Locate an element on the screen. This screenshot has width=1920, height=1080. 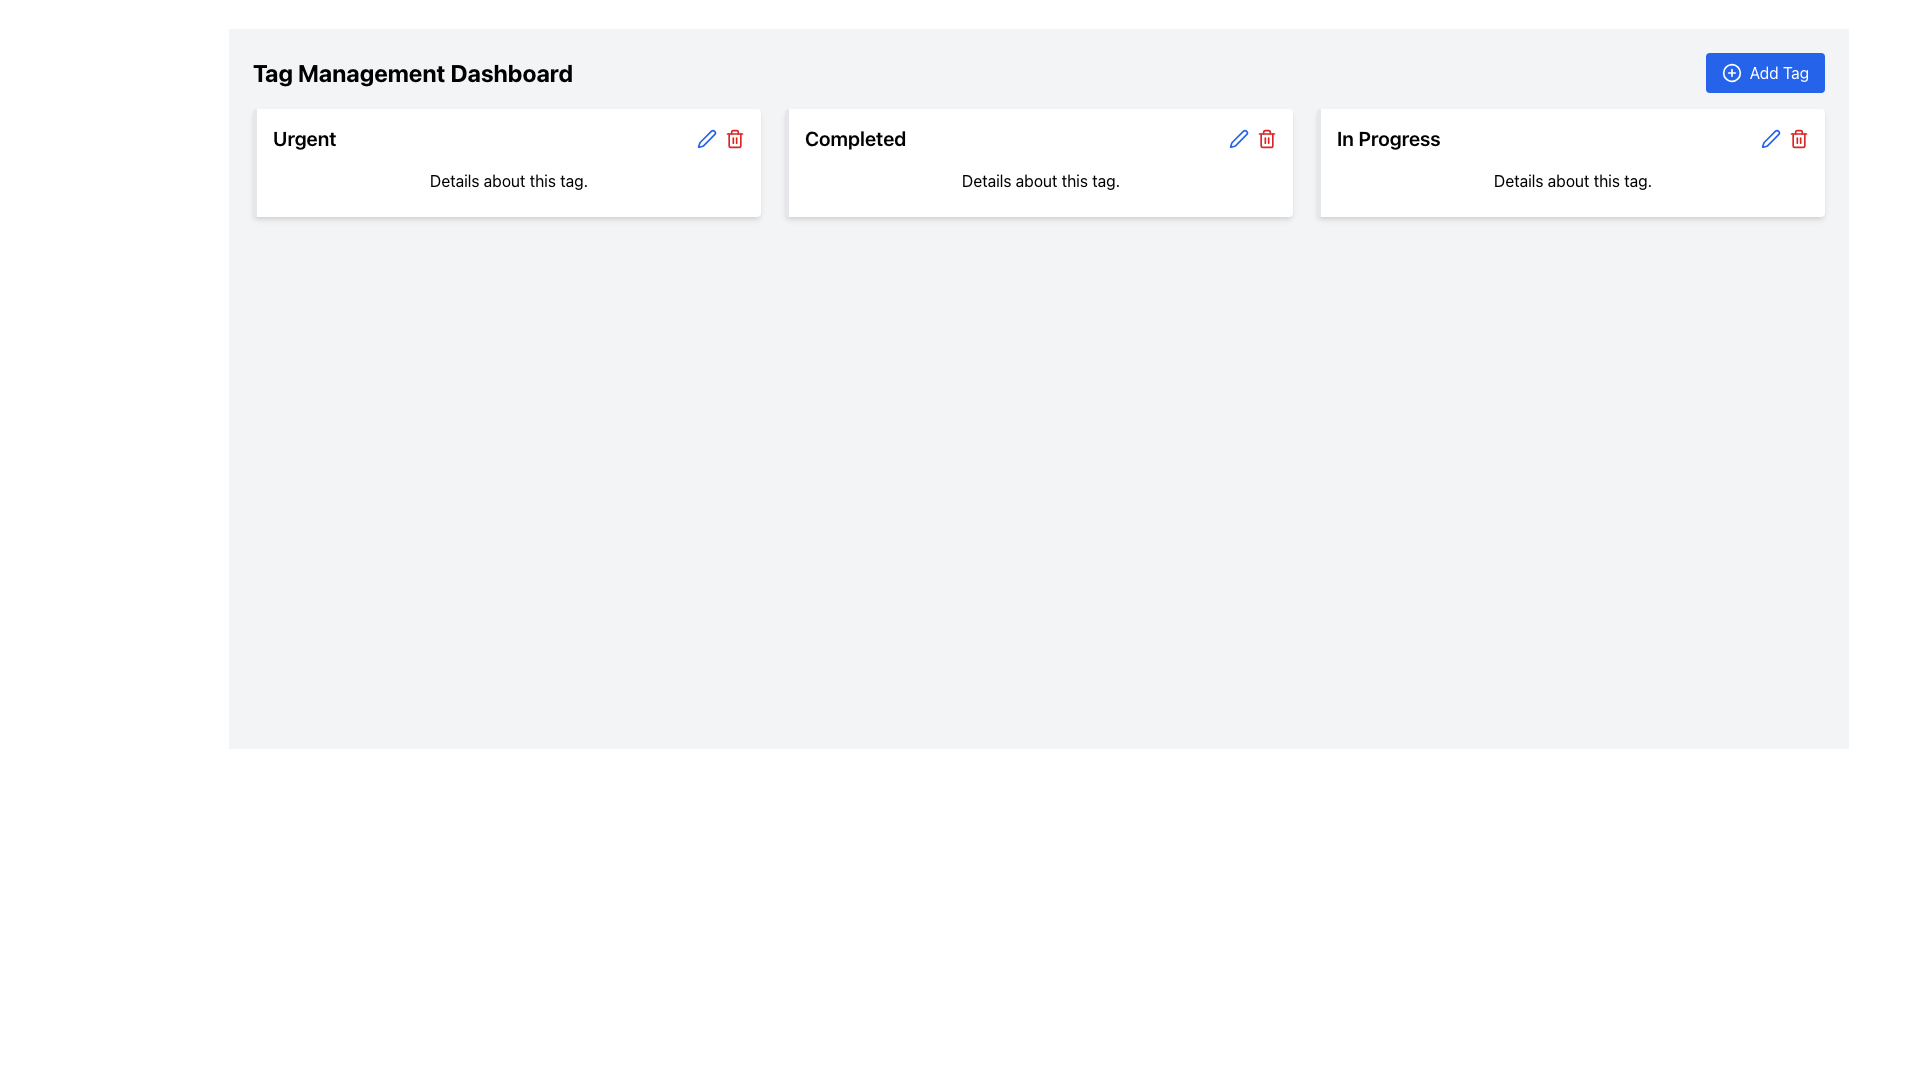
the delete button icon, which is the second icon in the top right corner of the 'Urgent' card is located at coordinates (733, 137).